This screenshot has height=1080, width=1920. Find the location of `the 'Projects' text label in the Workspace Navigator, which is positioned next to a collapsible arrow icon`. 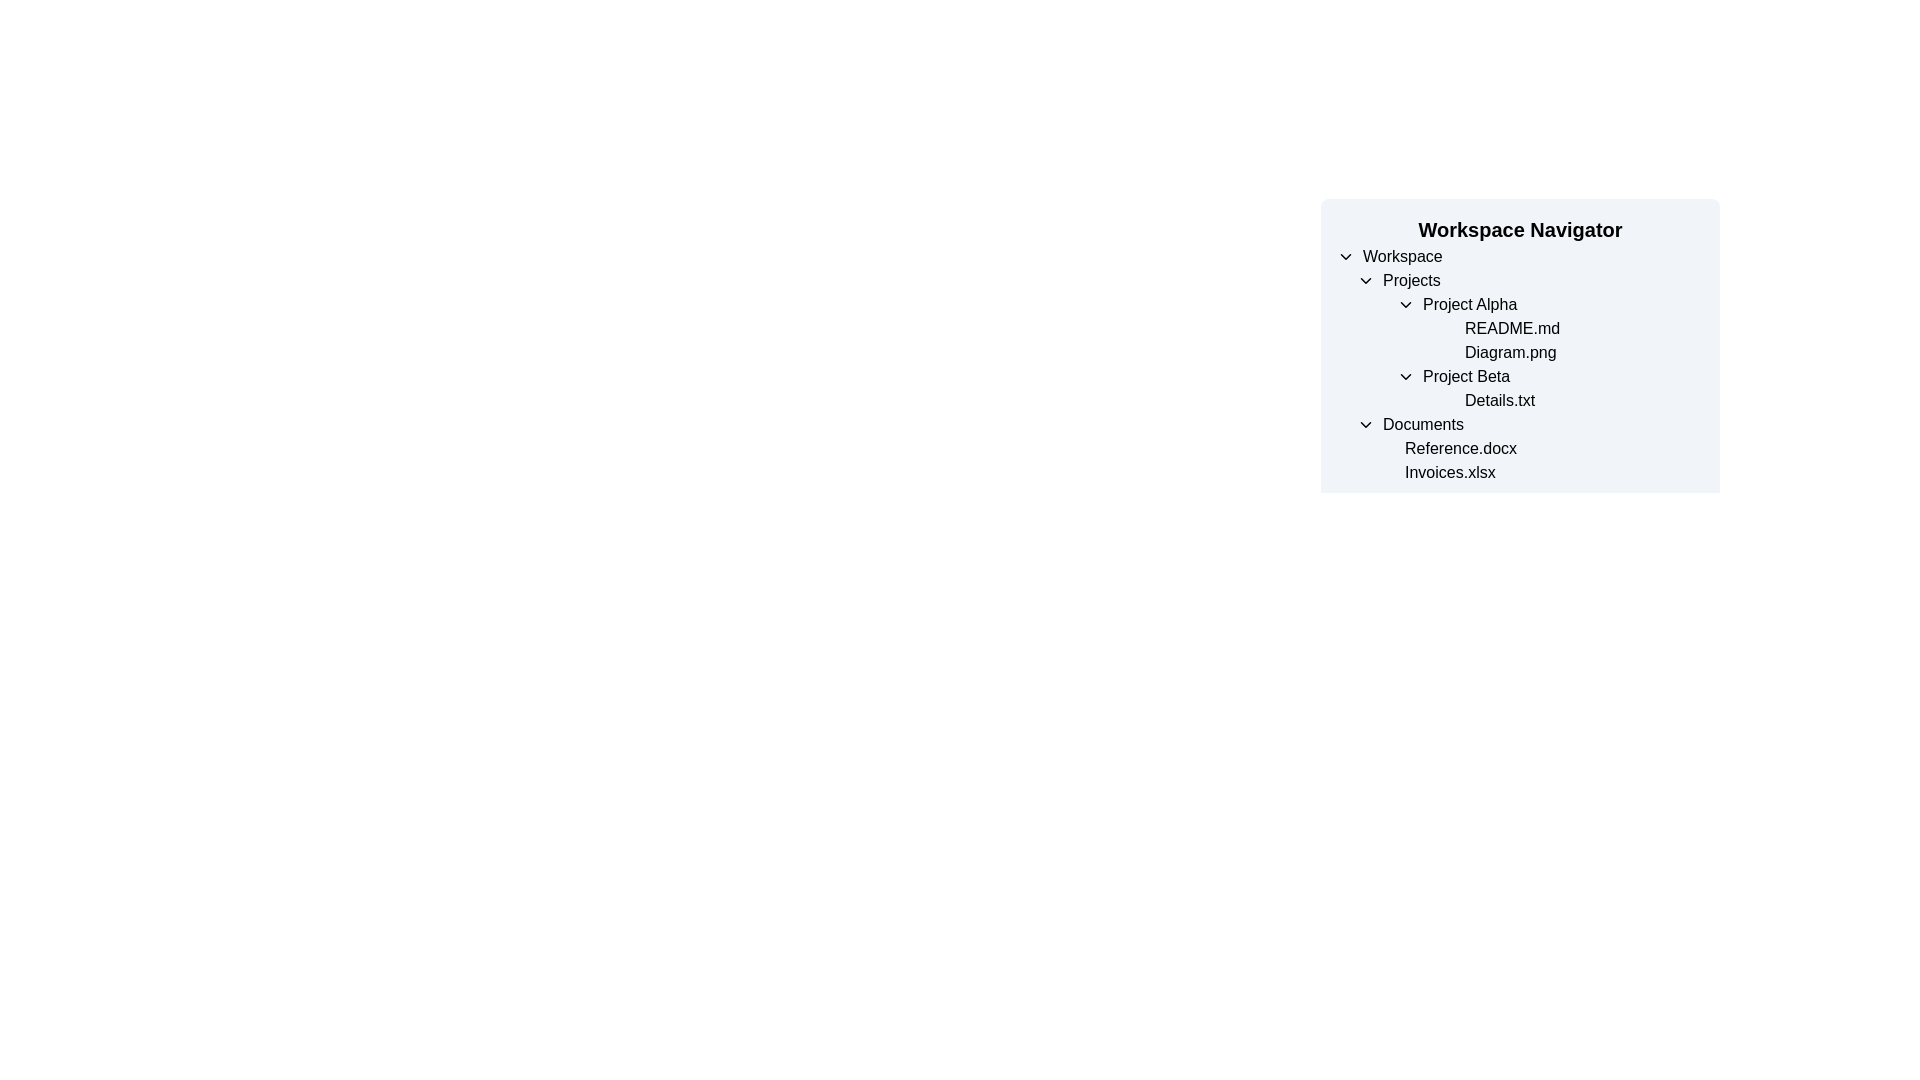

the 'Projects' text label in the Workspace Navigator, which is positioned next to a collapsible arrow icon is located at coordinates (1410, 281).